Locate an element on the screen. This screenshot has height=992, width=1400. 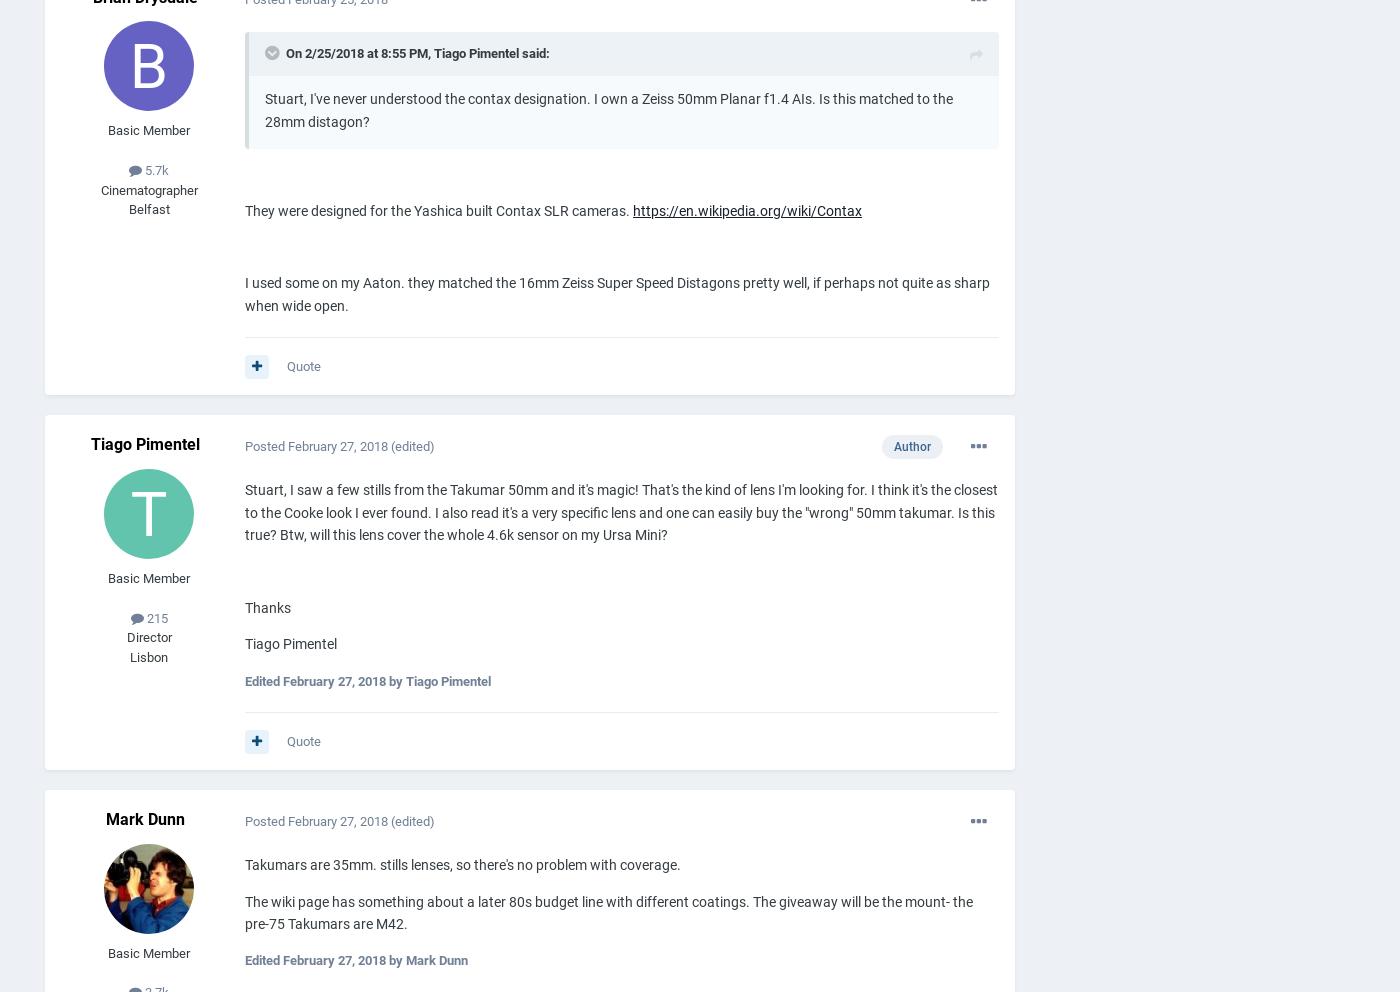
'Takumars are 35mm. stills lenses, so there's no problem with coverage.' is located at coordinates (462, 864).